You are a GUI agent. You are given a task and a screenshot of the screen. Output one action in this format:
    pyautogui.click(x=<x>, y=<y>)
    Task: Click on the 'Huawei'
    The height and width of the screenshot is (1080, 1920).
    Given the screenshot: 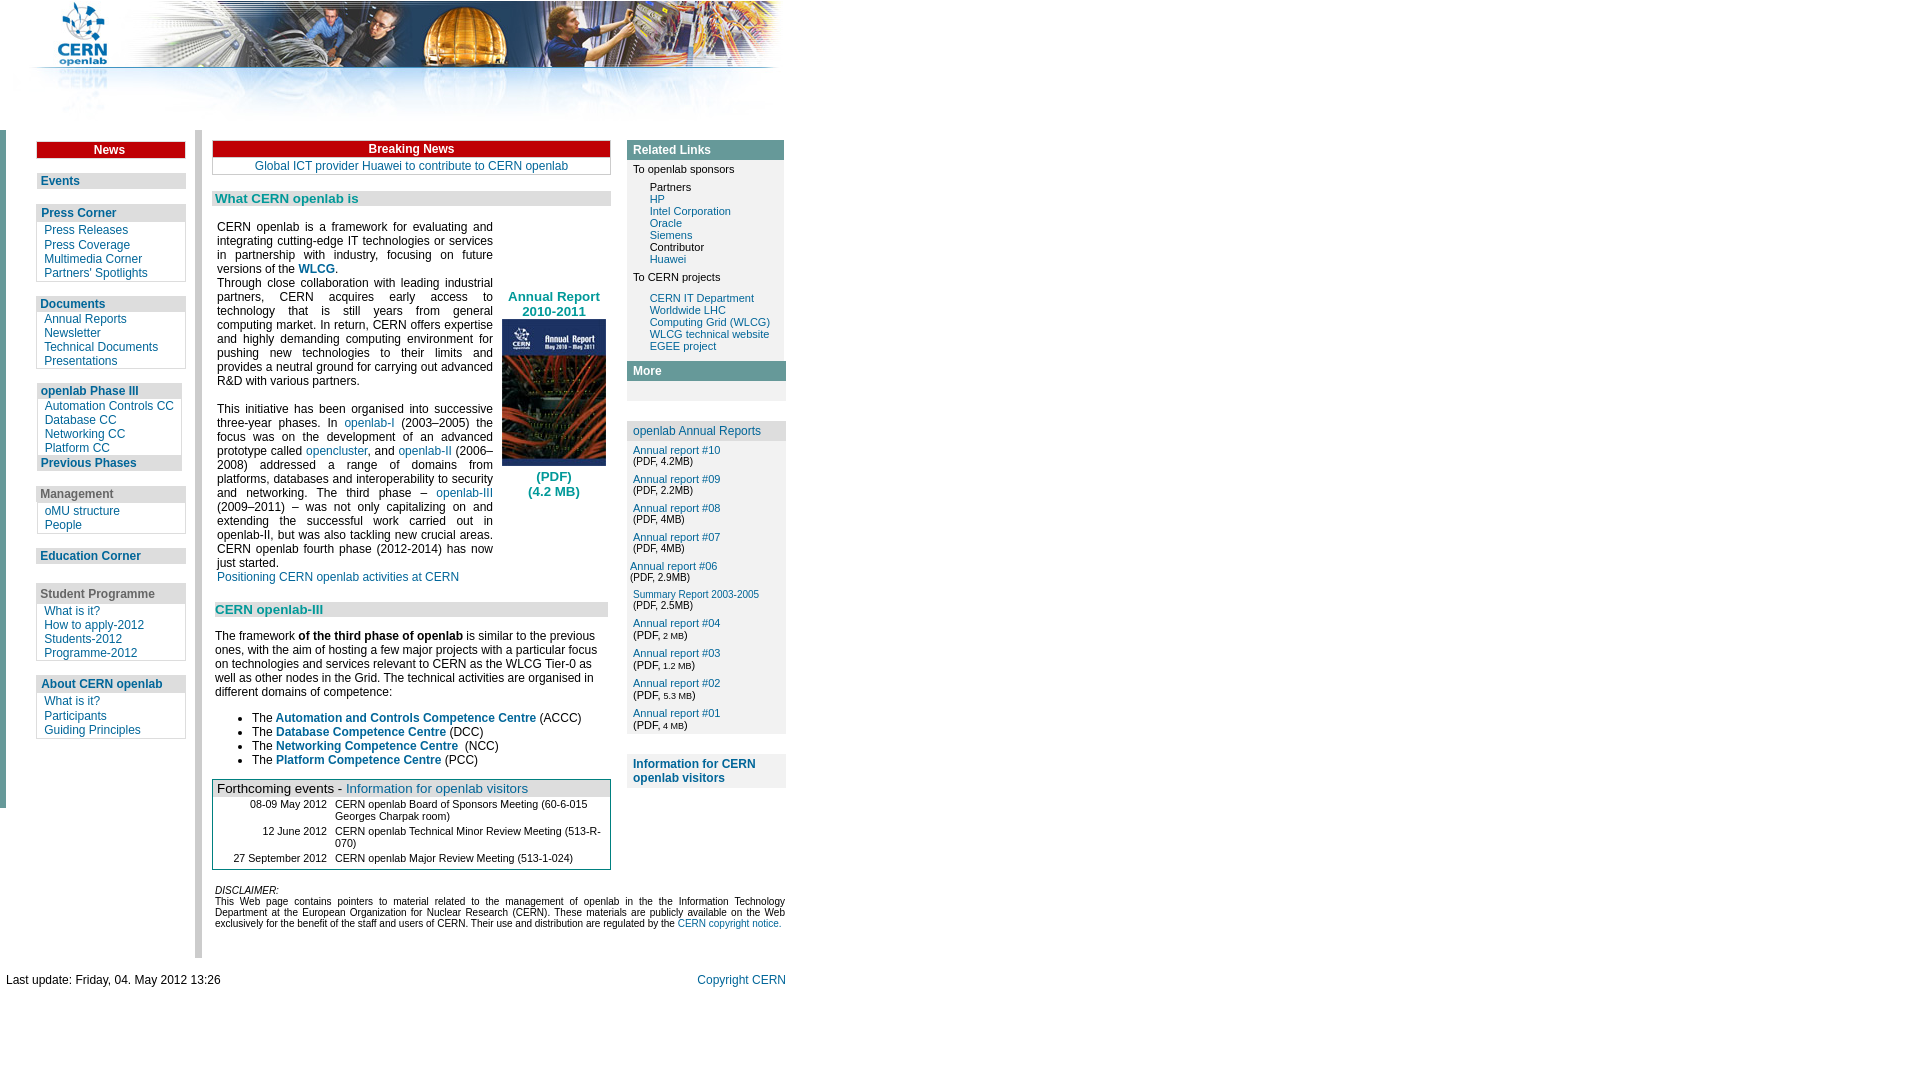 What is the action you would take?
    pyautogui.click(x=668, y=257)
    